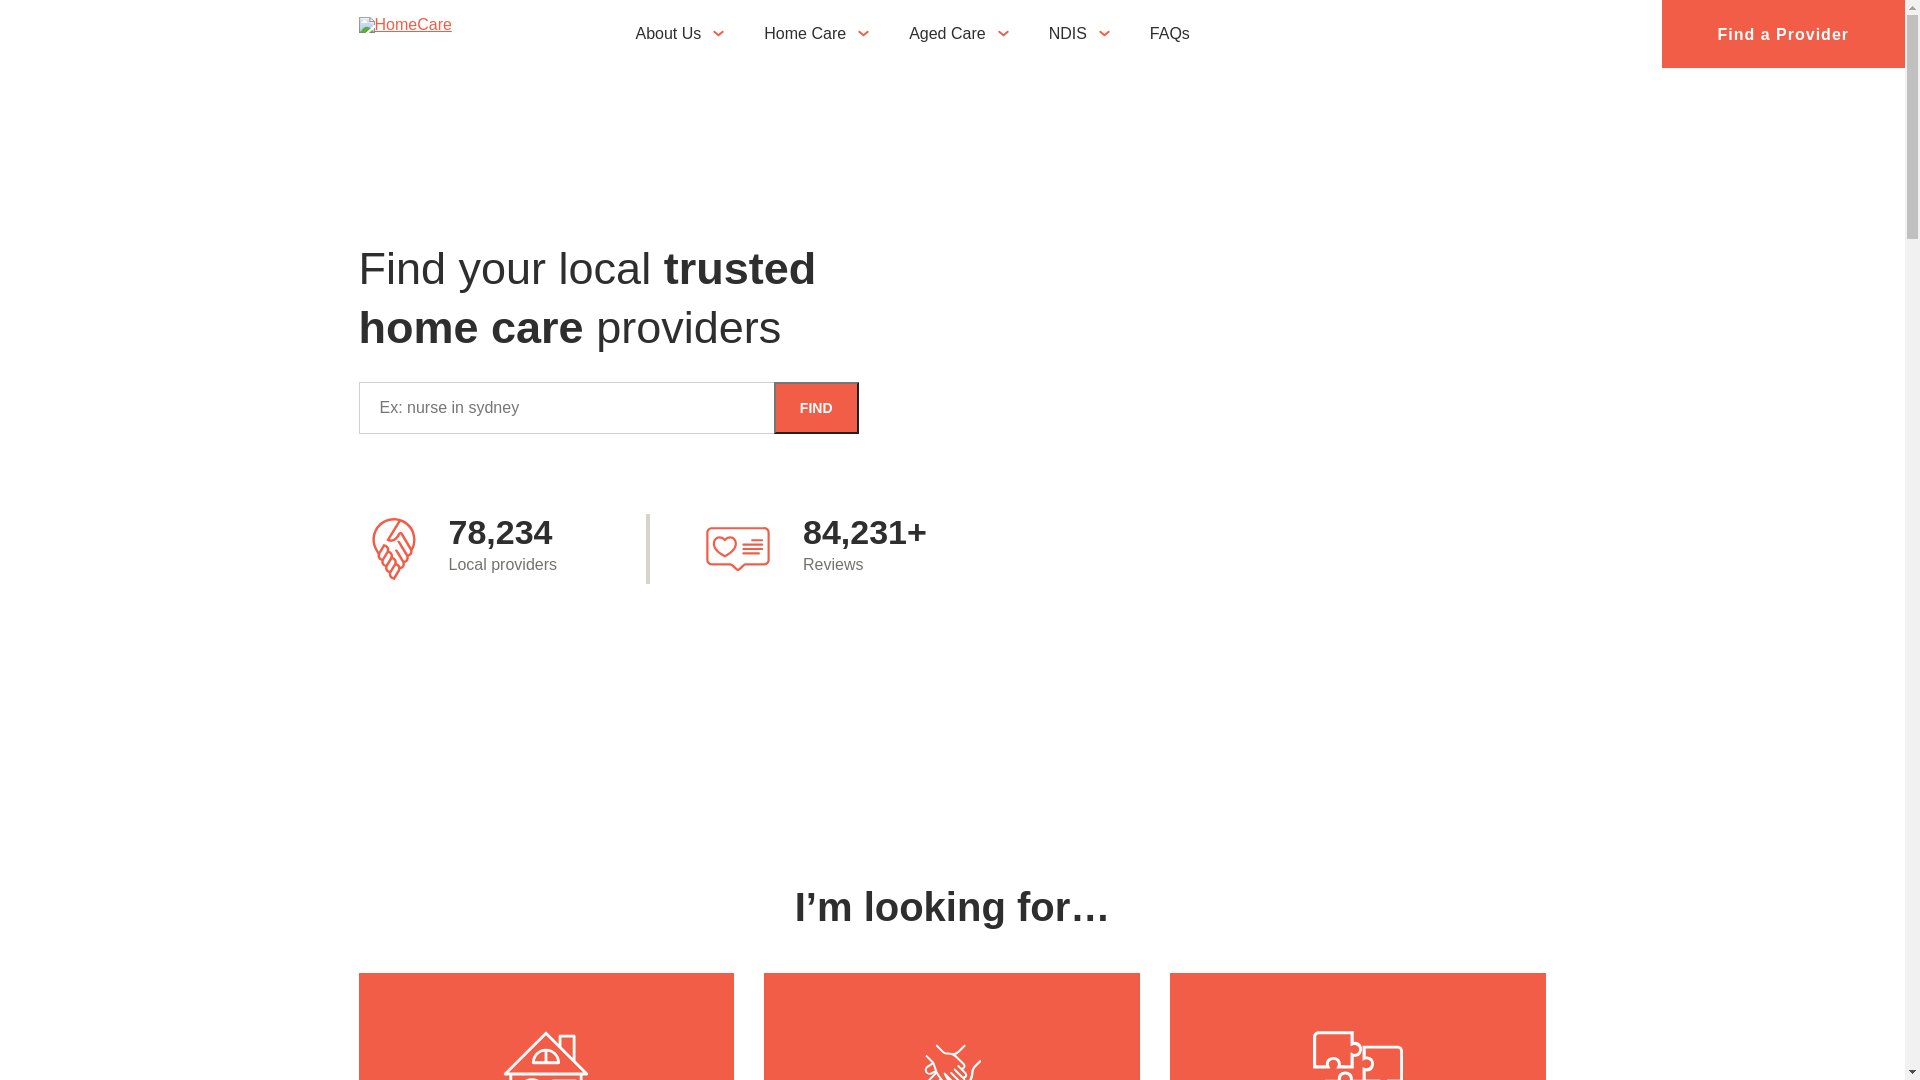 The height and width of the screenshot is (1080, 1920). What do you see at coordinates (815, 33) in the screenshot?
I see `'Home Care'` at bounding box center [815, 33].